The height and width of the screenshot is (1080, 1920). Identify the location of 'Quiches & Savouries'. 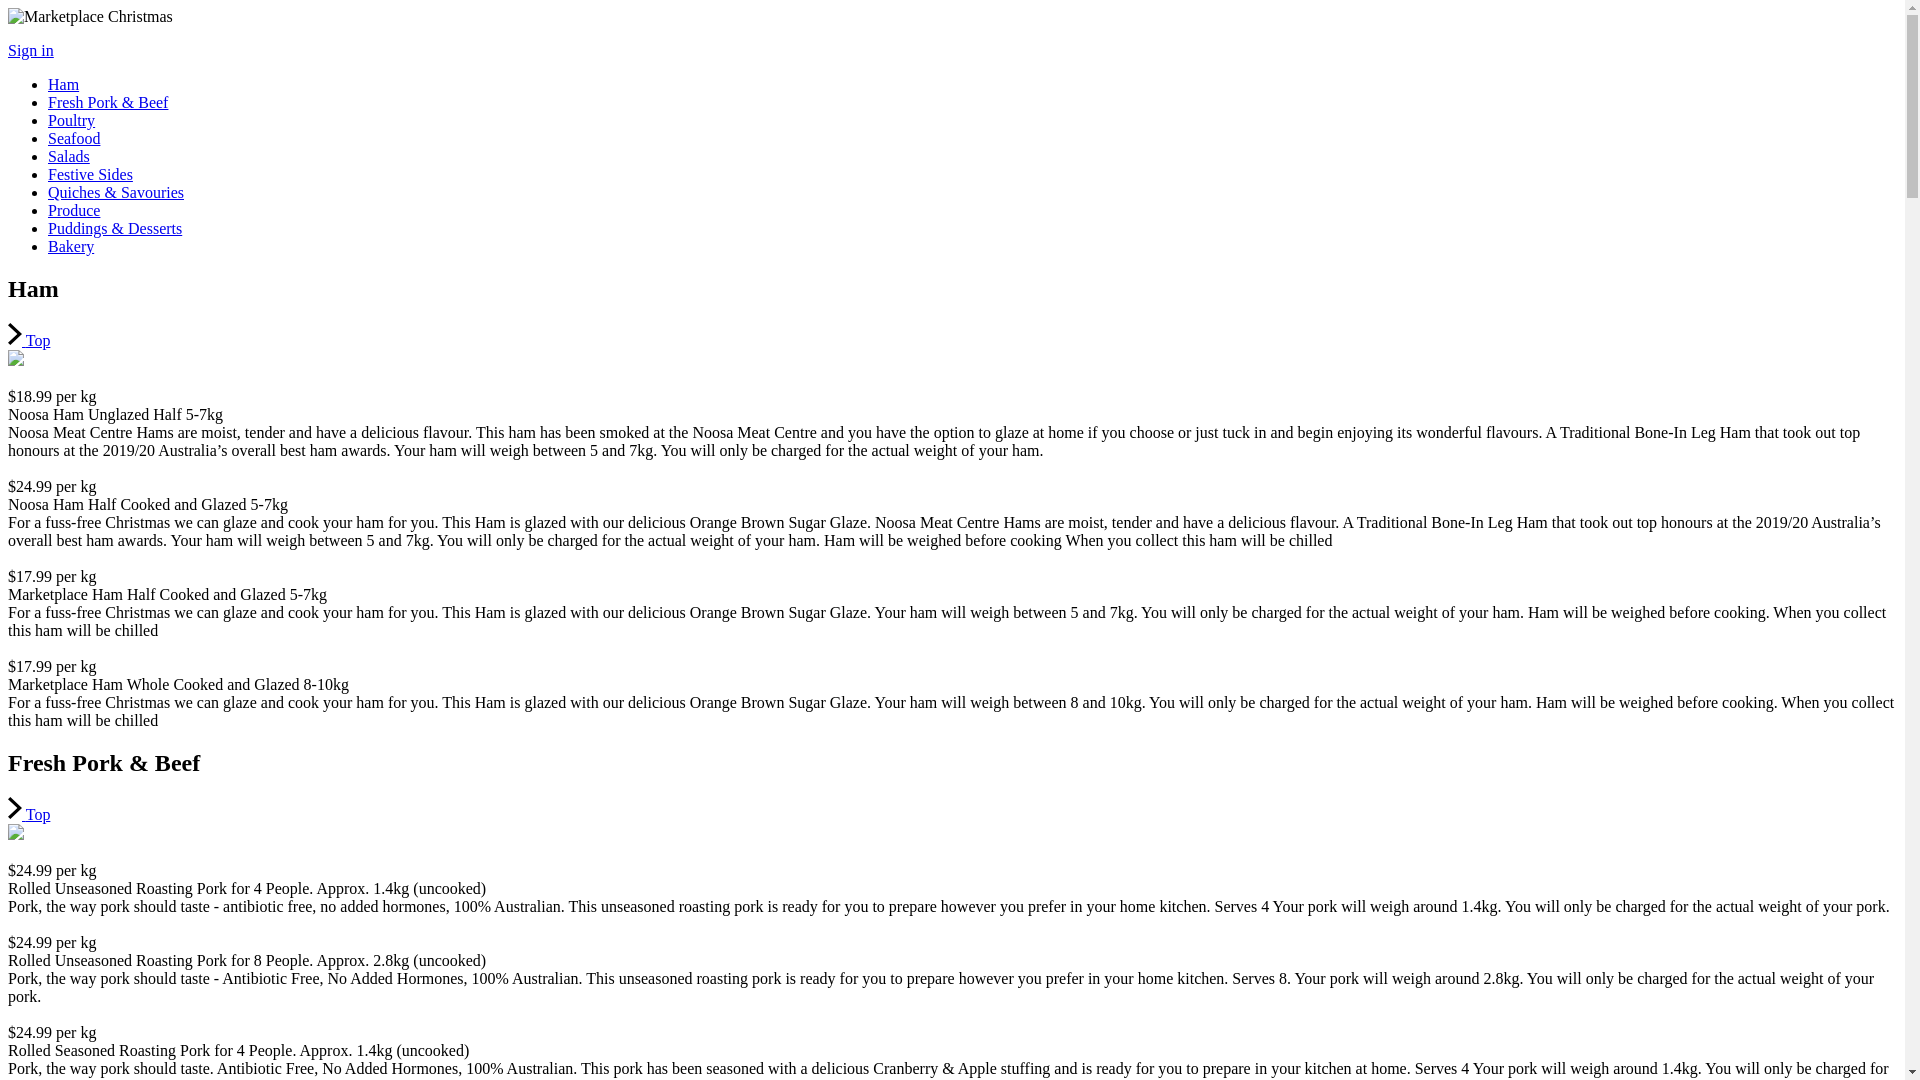
(48, 192).